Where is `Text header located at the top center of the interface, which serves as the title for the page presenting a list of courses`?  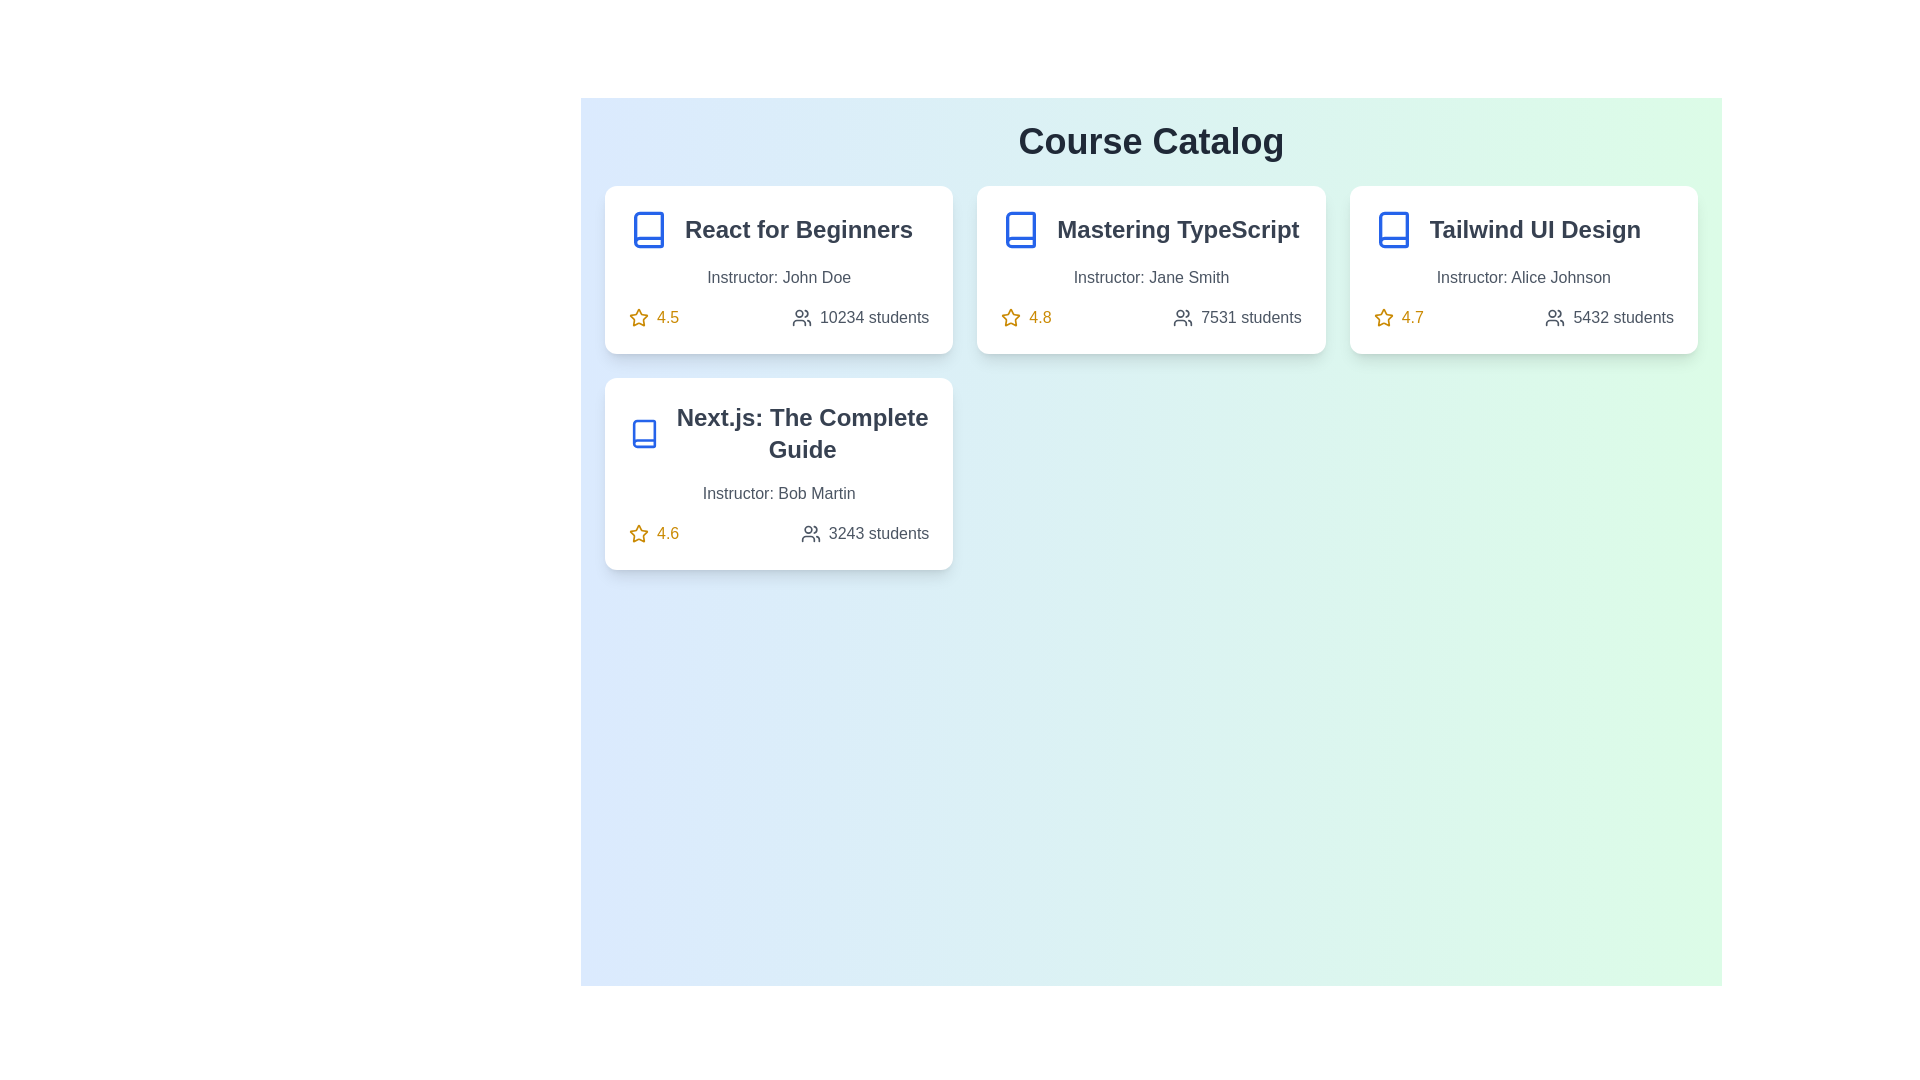 Text header located at the top center of the interface, which serves as the title for the page presenting a list of courses is located at coordinates (1151, 141).